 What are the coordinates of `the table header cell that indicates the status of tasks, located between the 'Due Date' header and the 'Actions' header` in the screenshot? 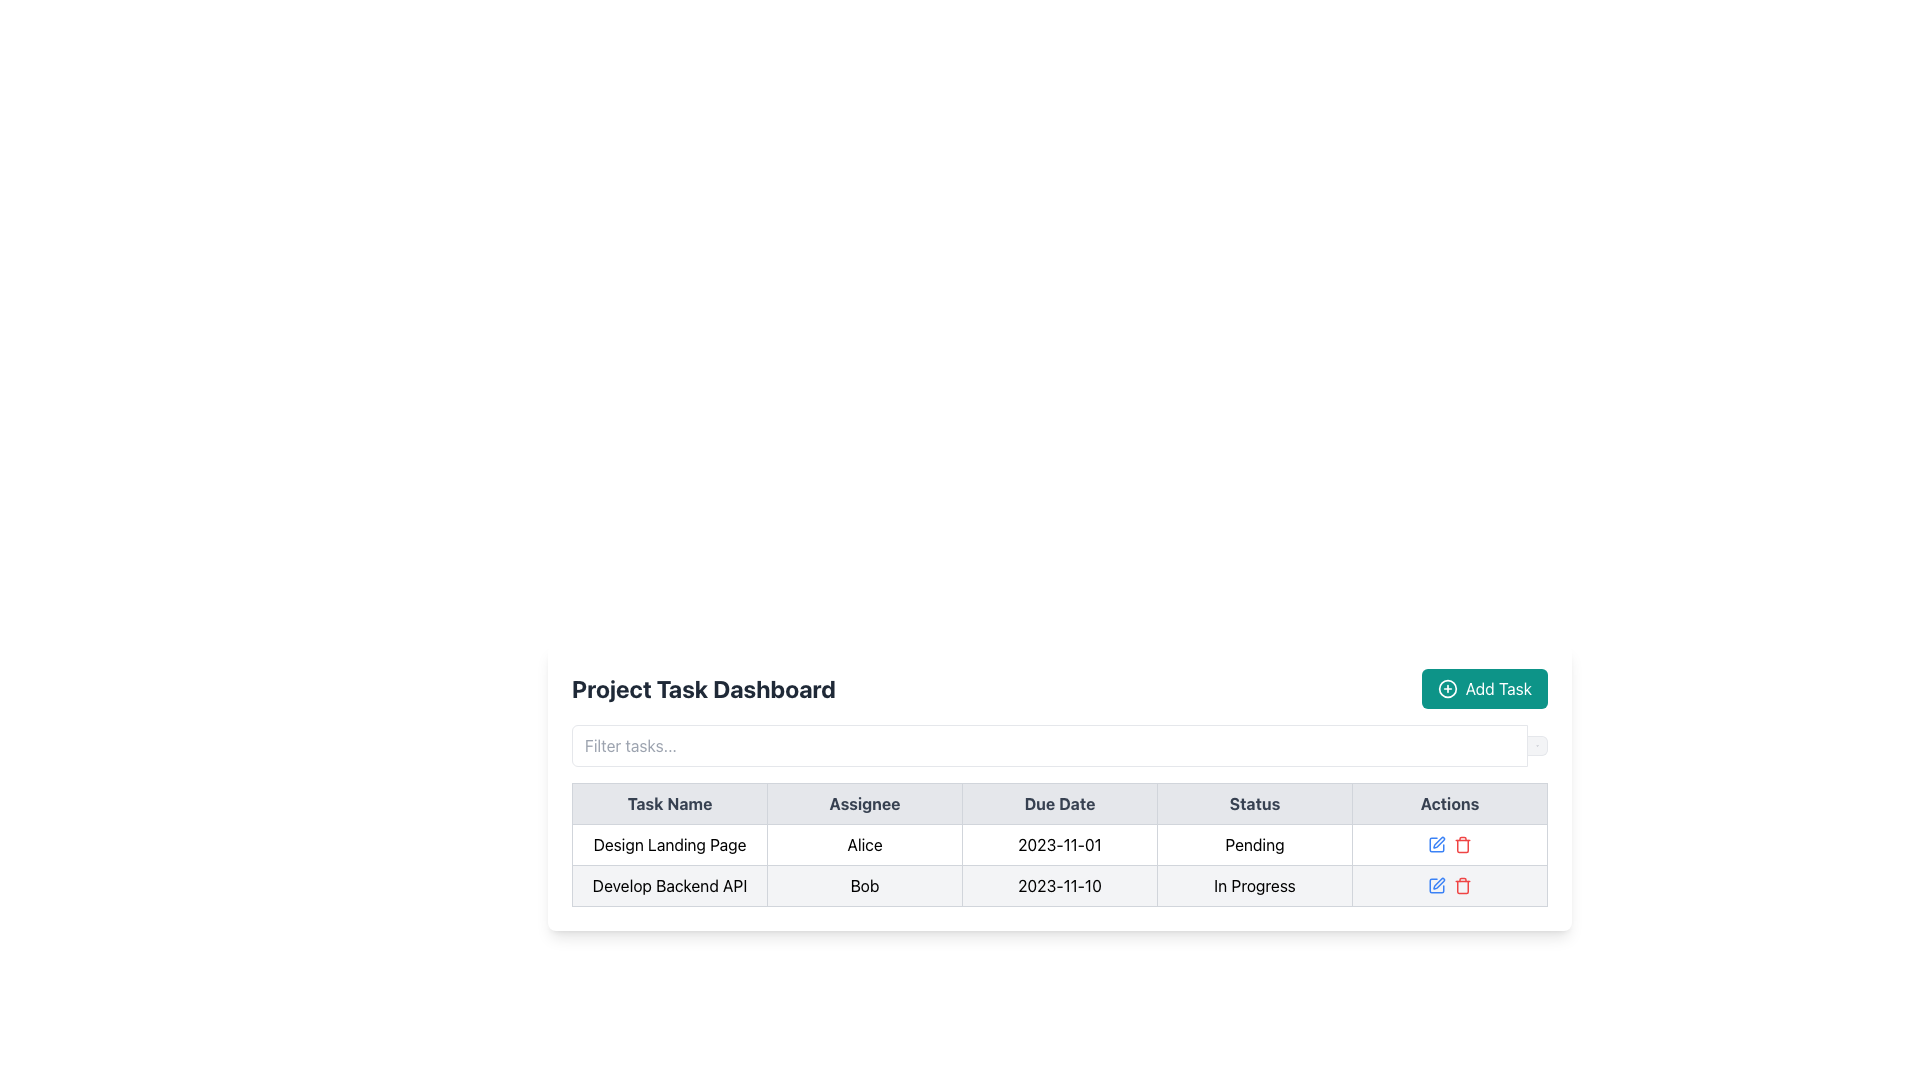 It's located at (1253, 802).